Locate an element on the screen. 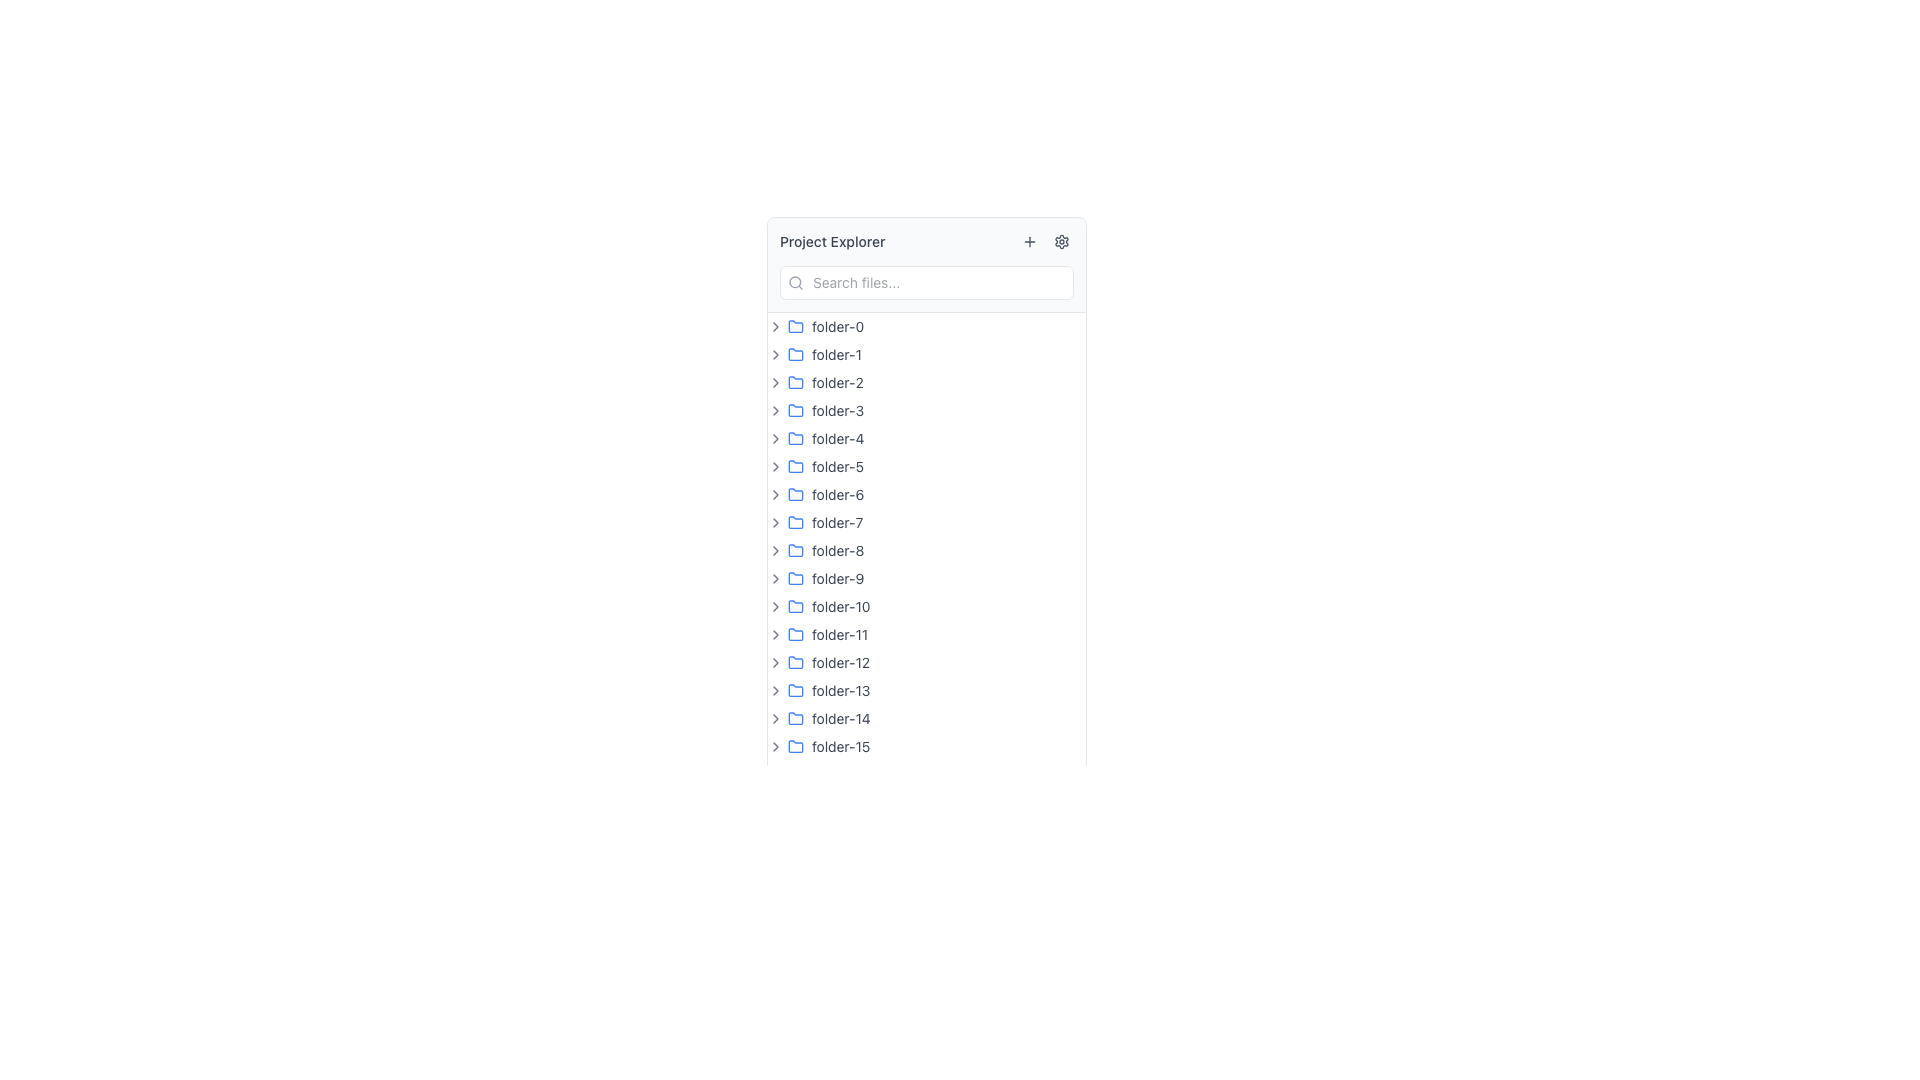  the folder icon located is located at coordinates (795, 550).